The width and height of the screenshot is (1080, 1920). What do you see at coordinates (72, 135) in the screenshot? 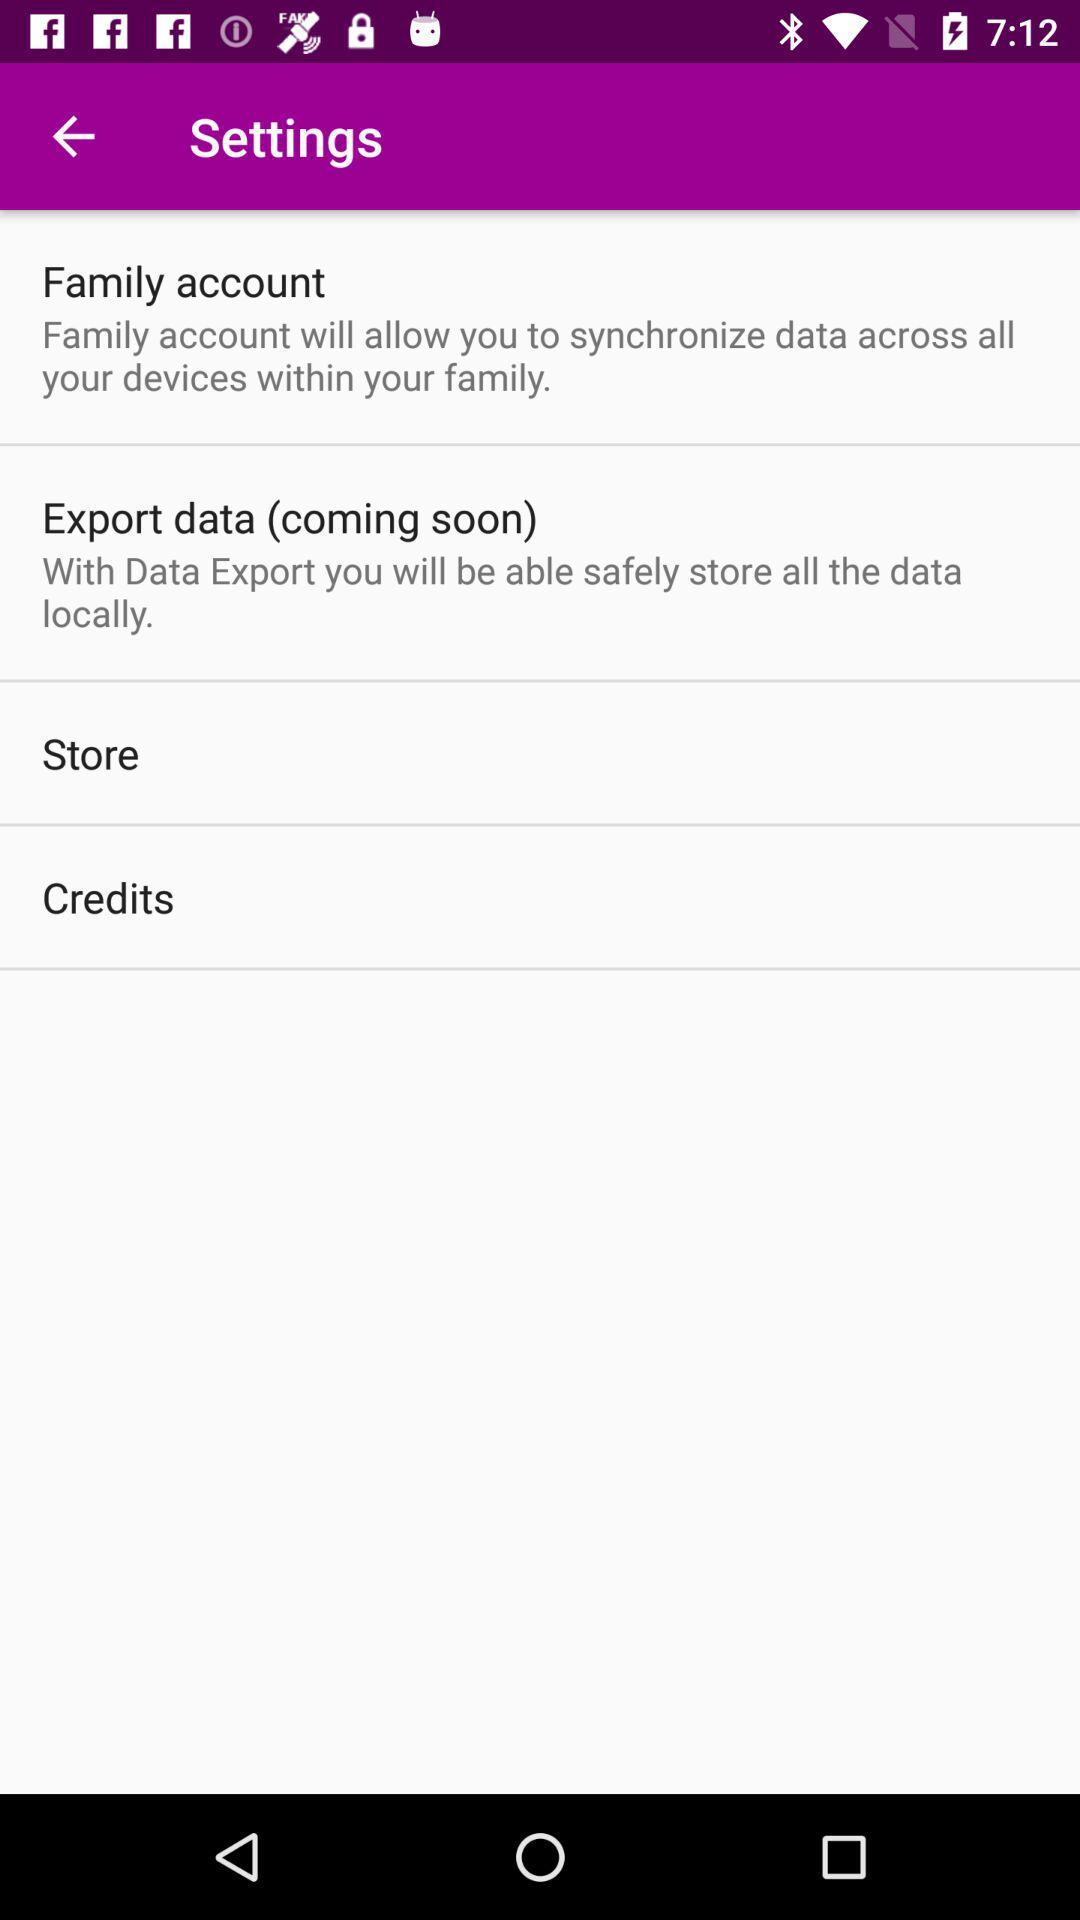
I see `app next to settings item` at bounding box center [72, 135].